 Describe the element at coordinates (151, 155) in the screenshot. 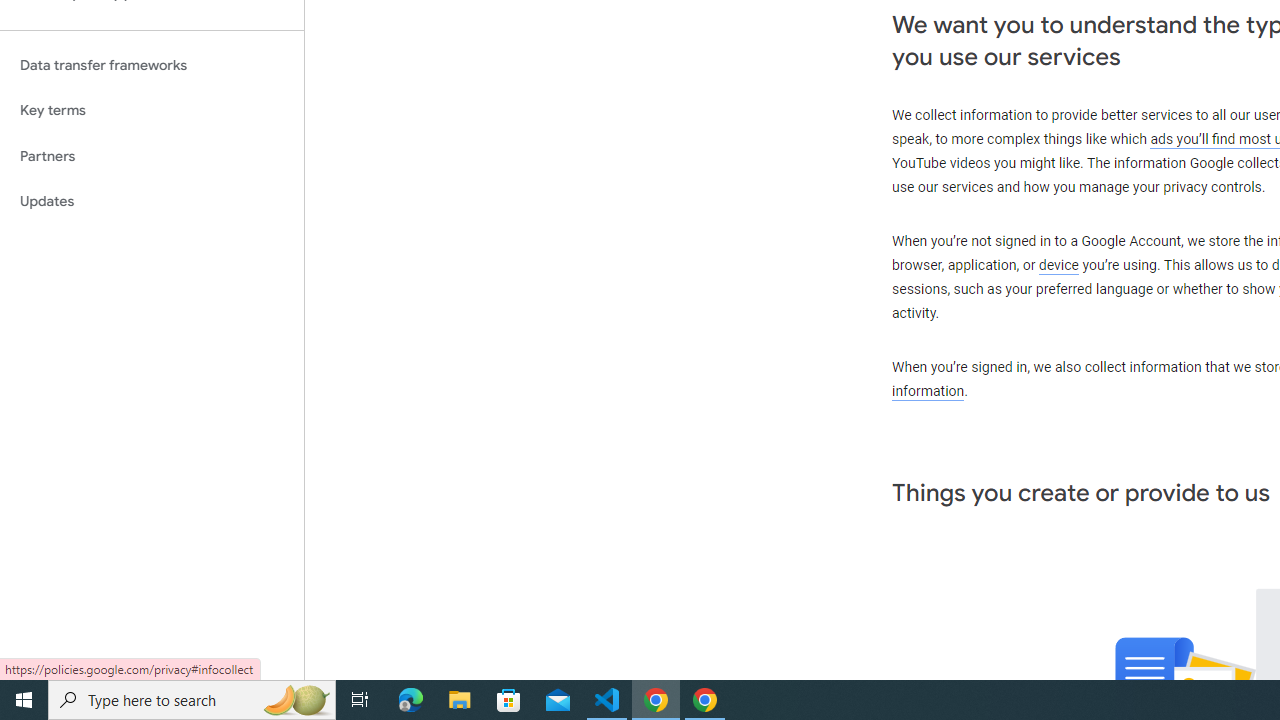

I see `'Partners'` at that location.